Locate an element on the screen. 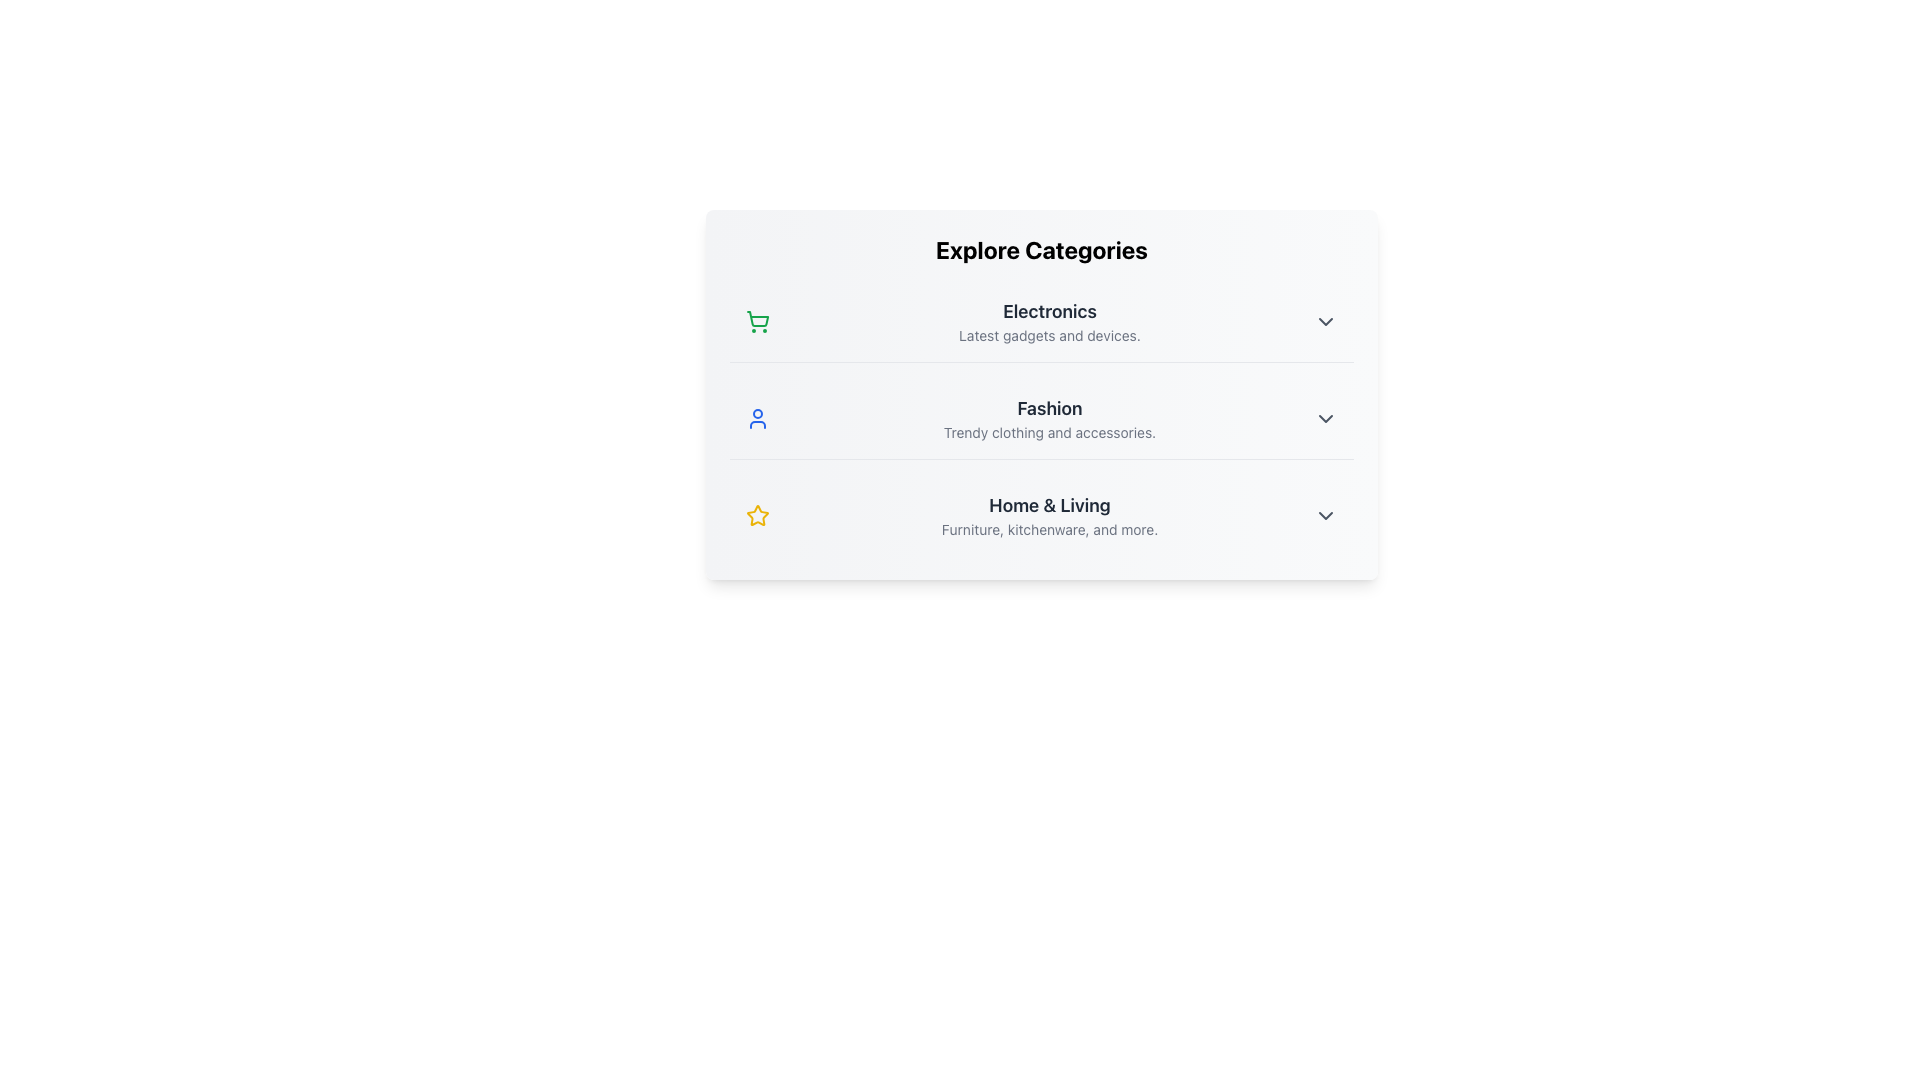  the 'Fashion' text label located in the 'Explore Categories' section, which is styled in bold and slightly larger font size, displayed in dark gray is located at coordinates (1049, 407).